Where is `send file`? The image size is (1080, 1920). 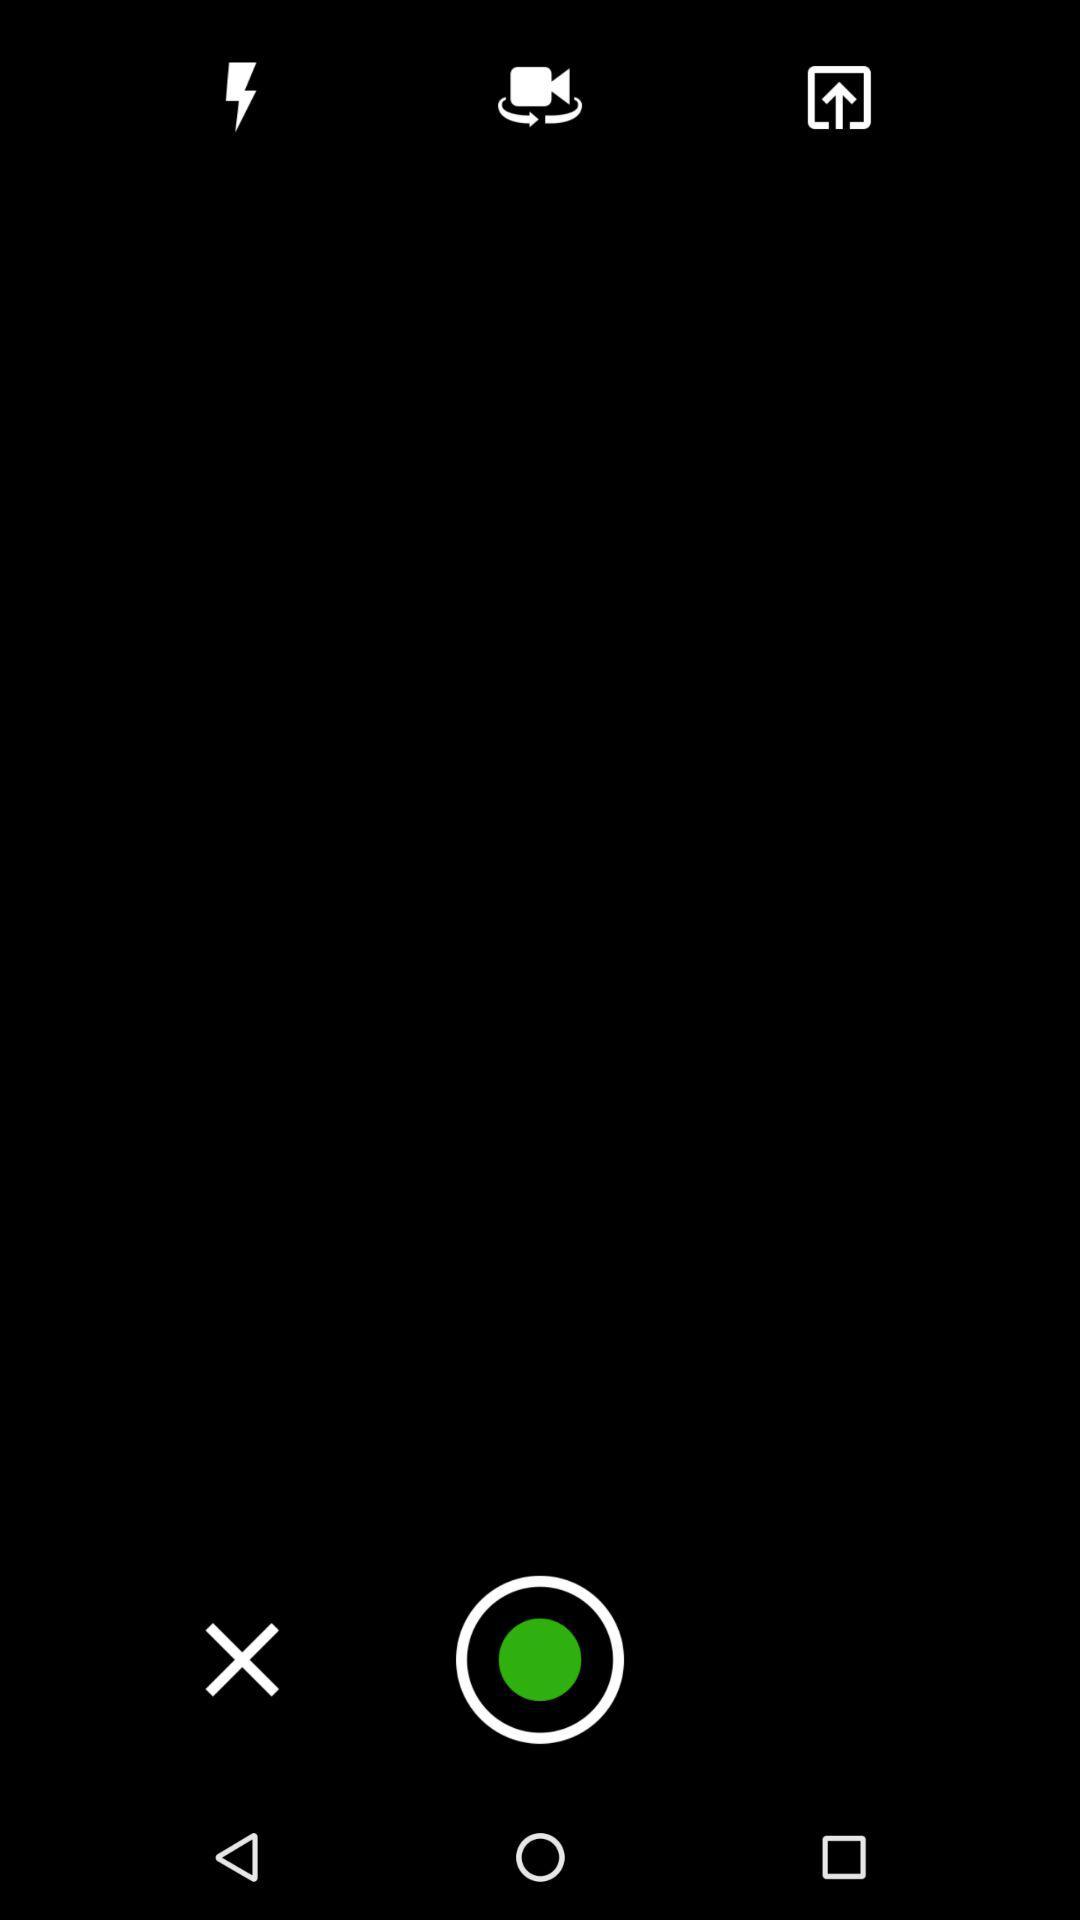 send file is located at coordinates (838, 96).